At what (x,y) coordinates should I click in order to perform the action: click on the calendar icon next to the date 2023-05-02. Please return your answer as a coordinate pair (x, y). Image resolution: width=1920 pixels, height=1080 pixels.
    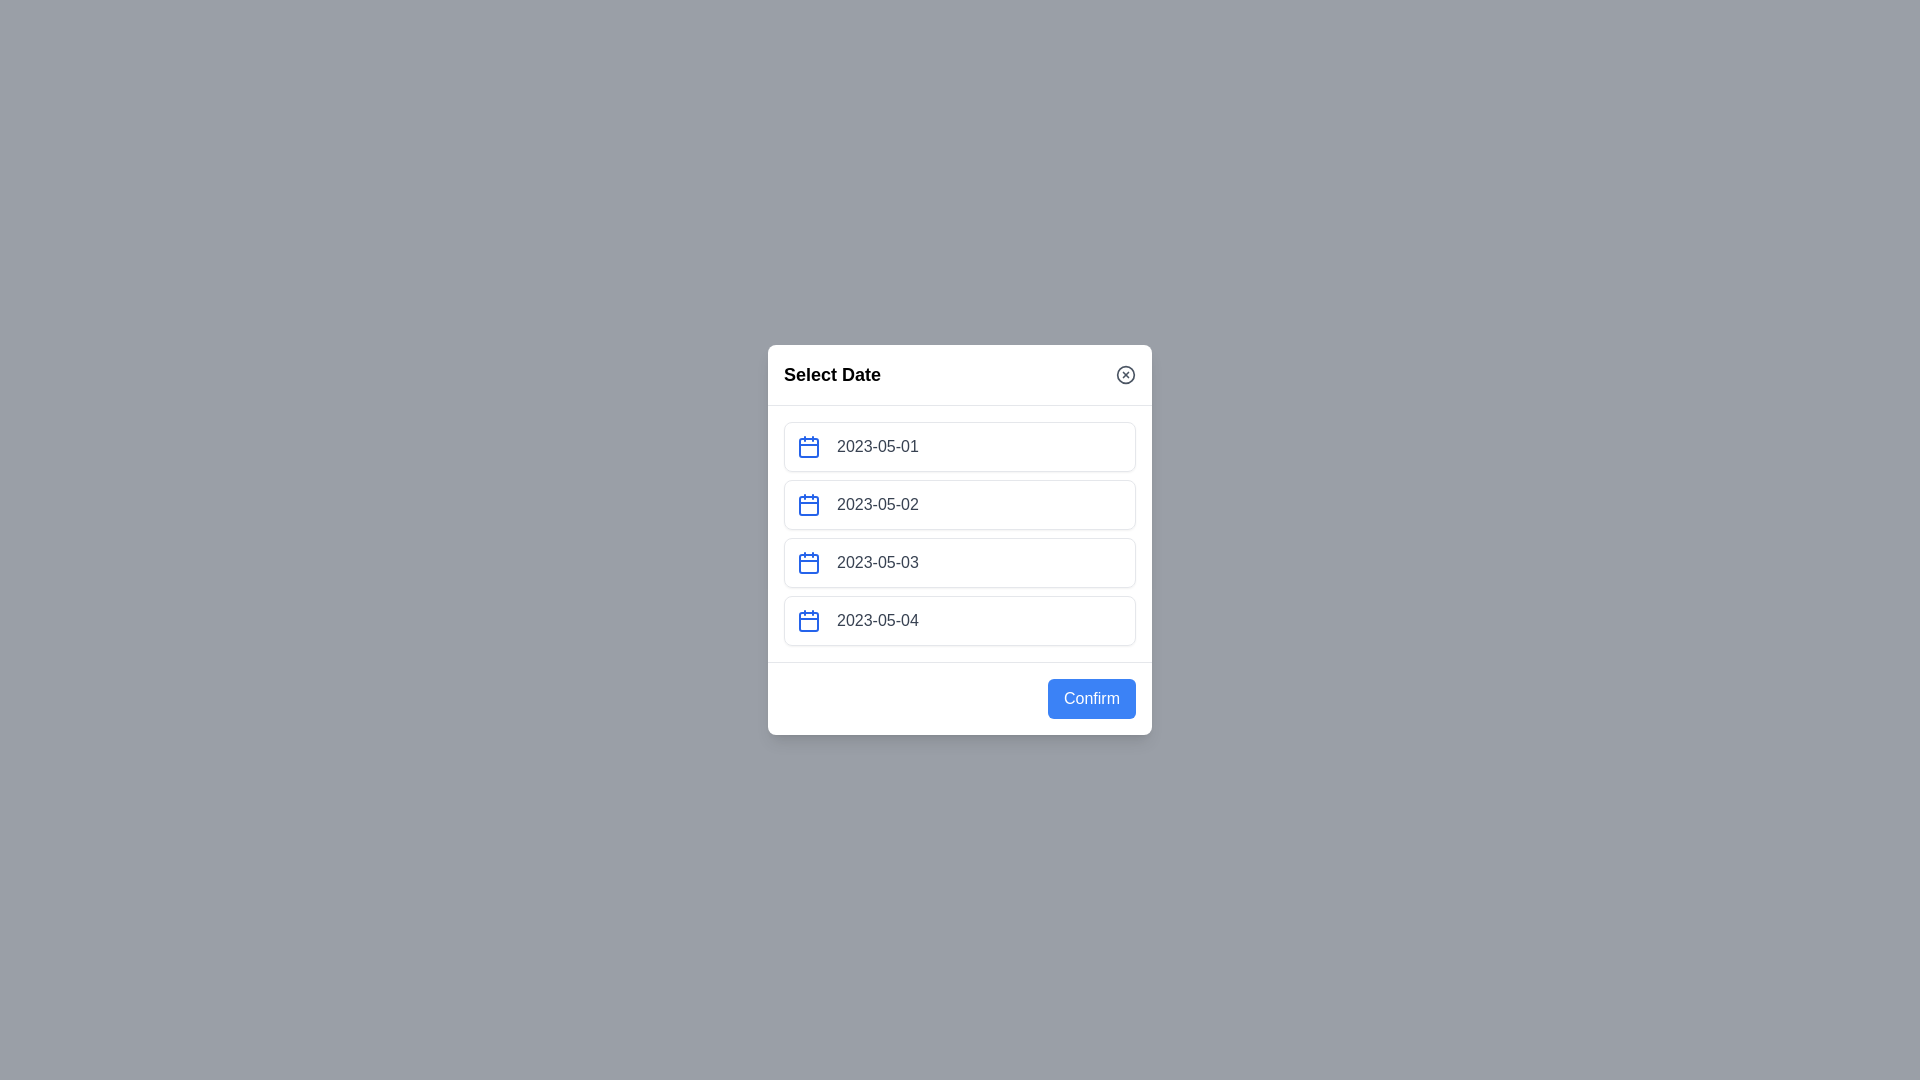
    Looking at the image, I should click on (809, 504).